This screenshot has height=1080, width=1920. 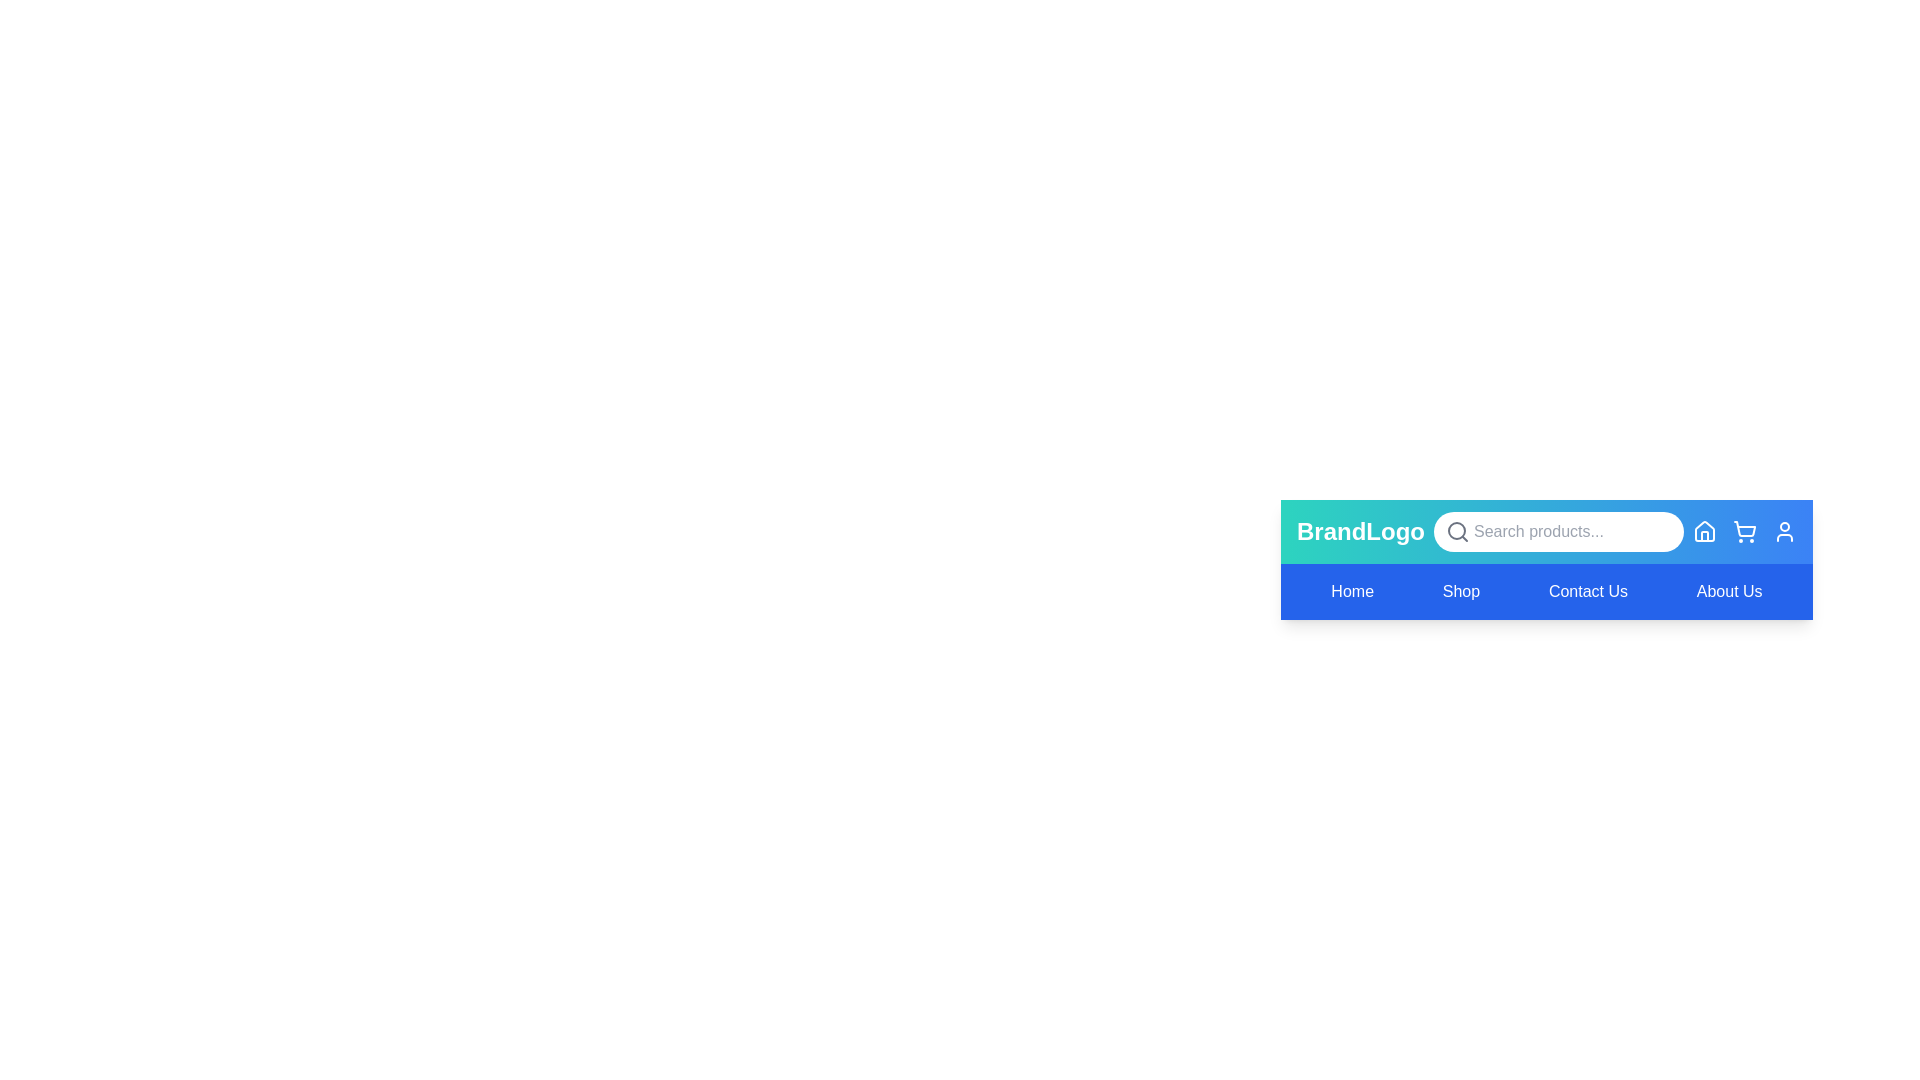 What do you see at coordinates (1728, 590) in the screenshot?
I see `the navigation menu item About Us` at bounding box center [1728, 590].